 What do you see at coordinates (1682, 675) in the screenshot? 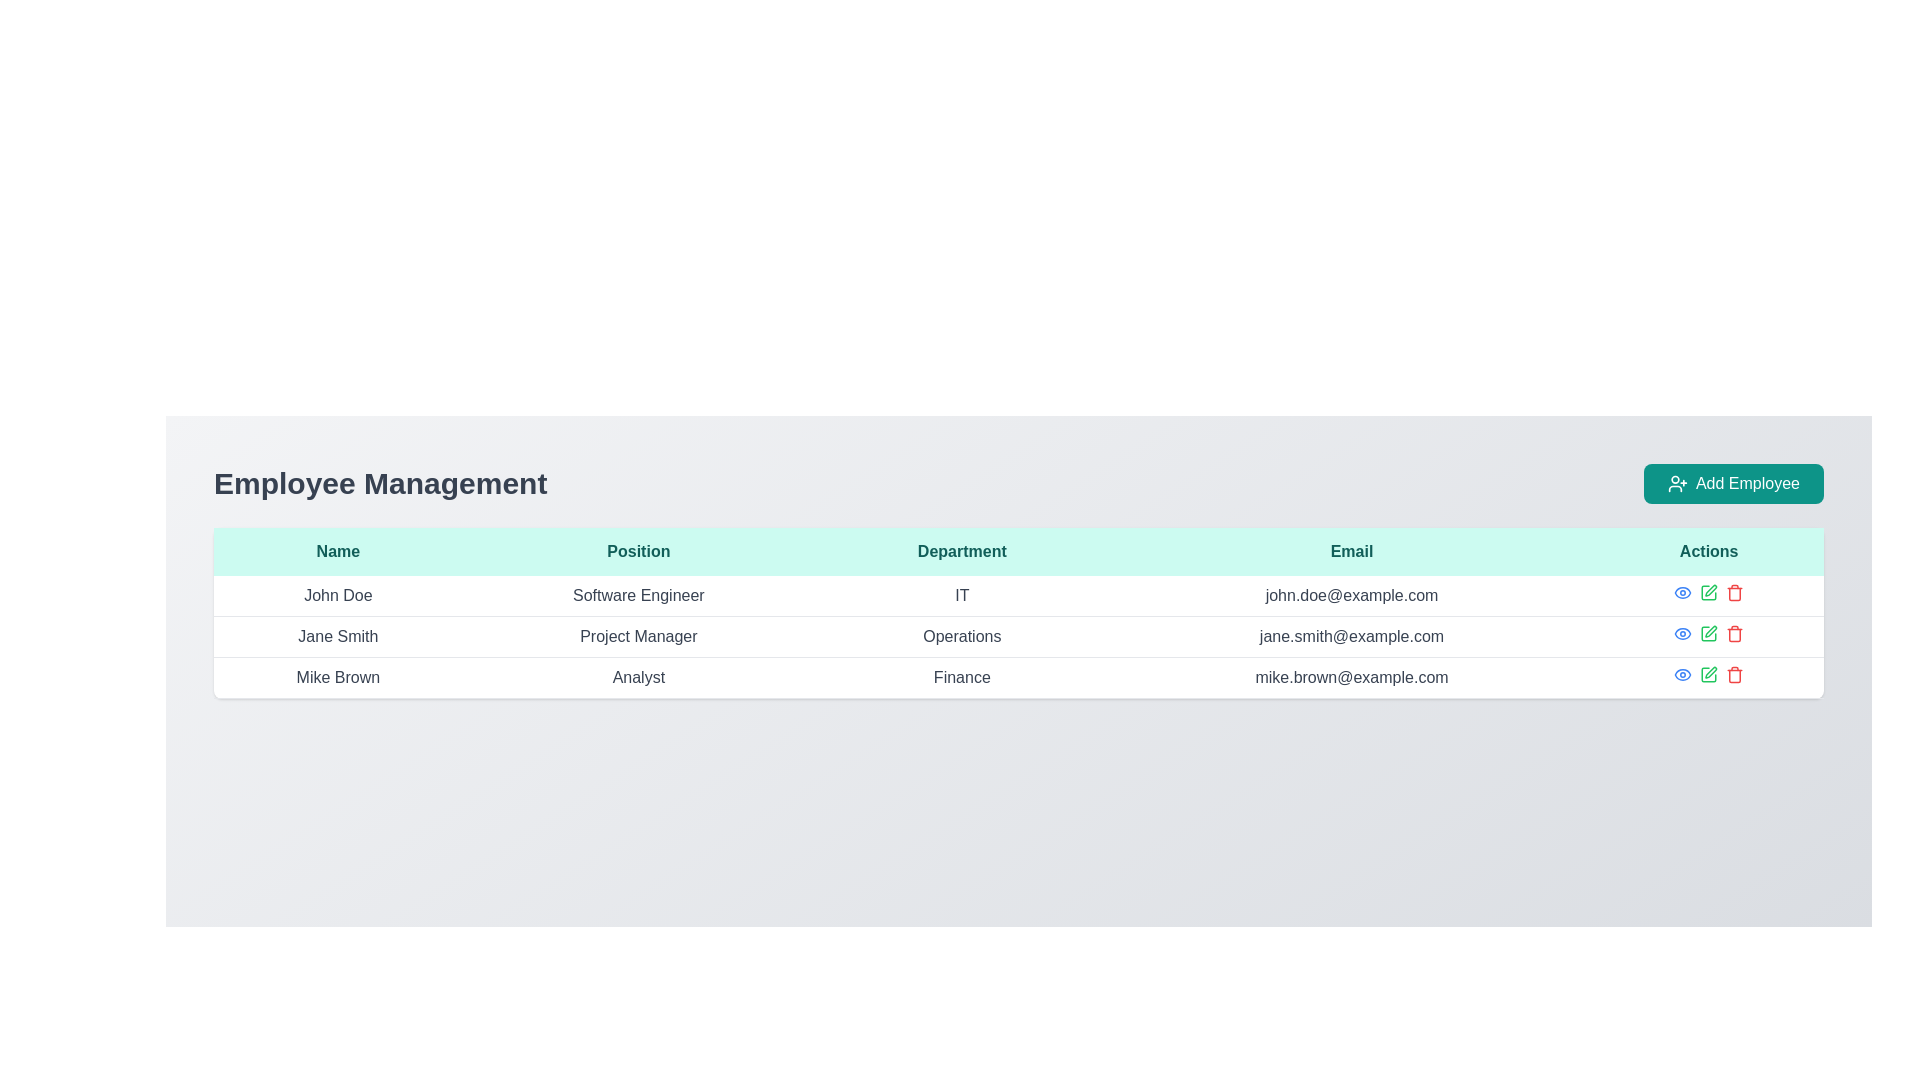
I see `the button in the Actions column for the employee 'Mike Brown'` at bounding box center [1682, 675].